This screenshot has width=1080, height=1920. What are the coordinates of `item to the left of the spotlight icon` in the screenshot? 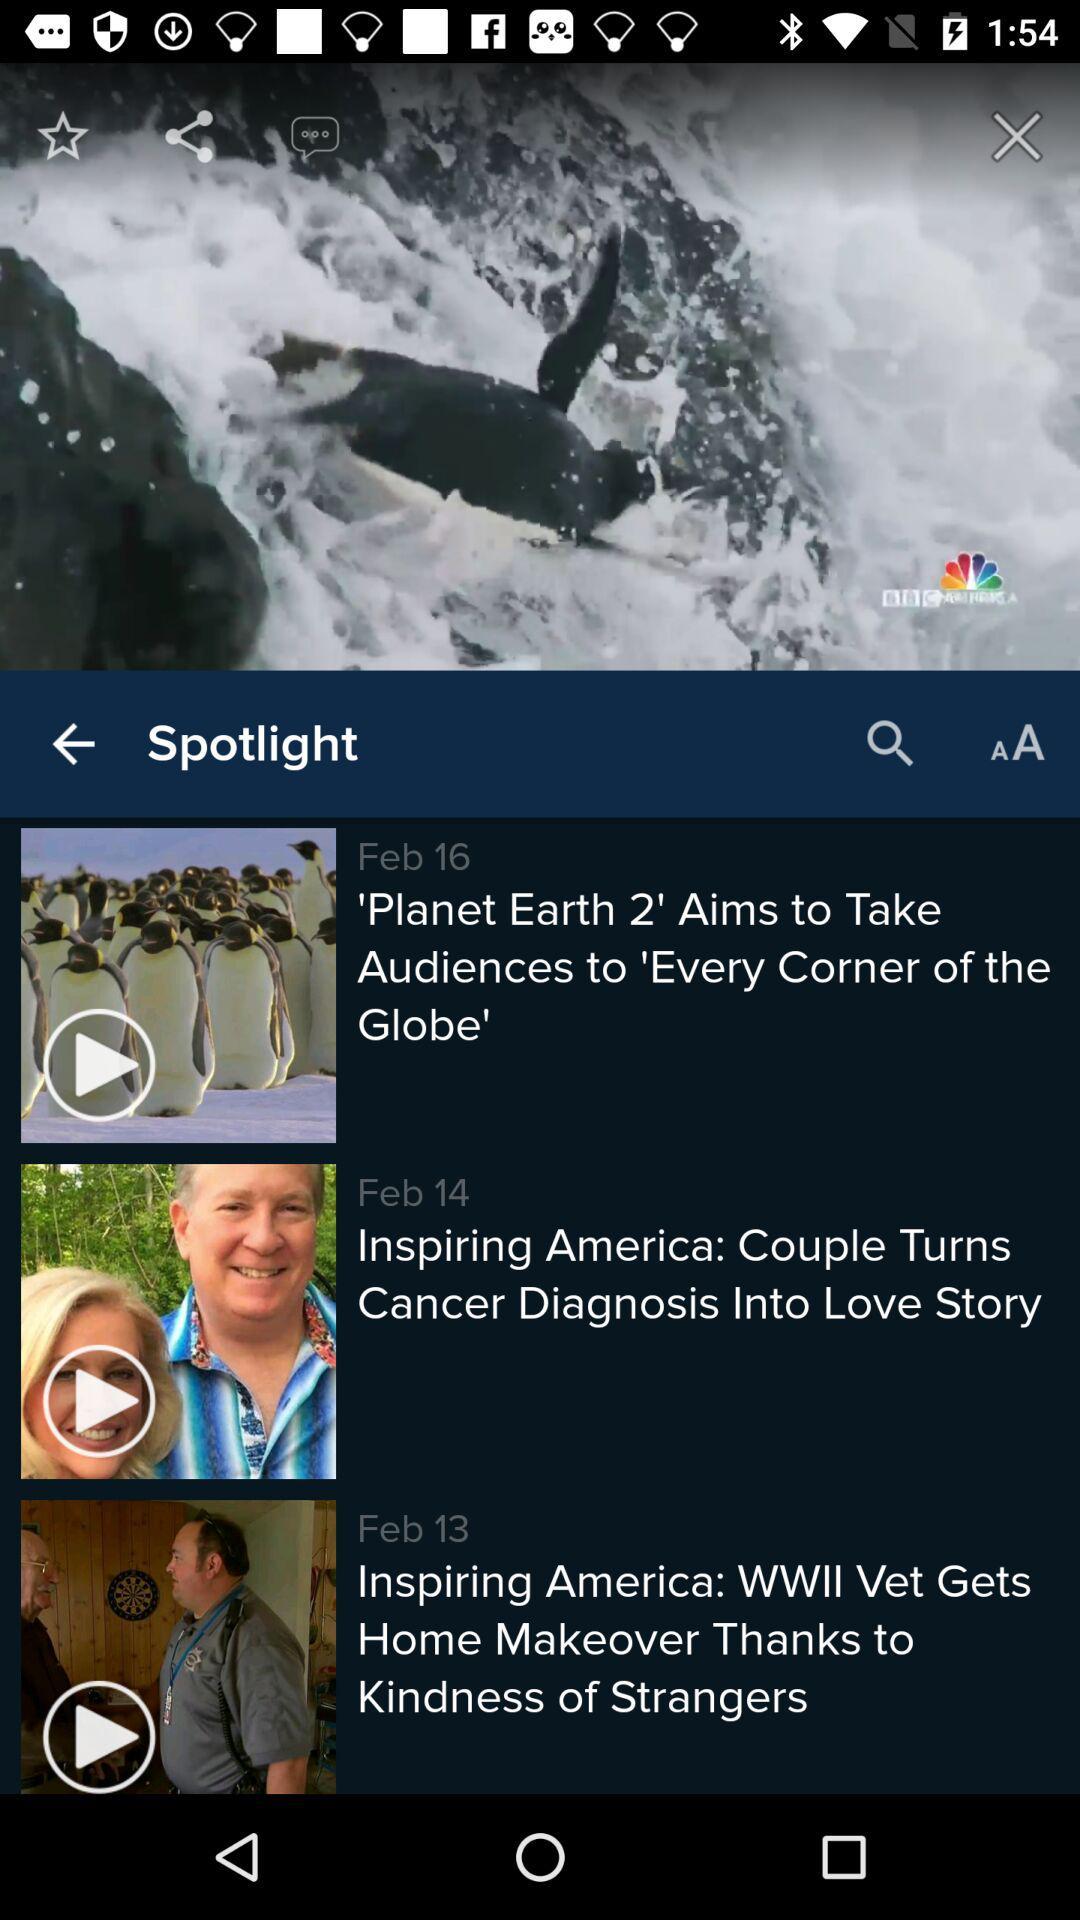 It's located at (72, 743).